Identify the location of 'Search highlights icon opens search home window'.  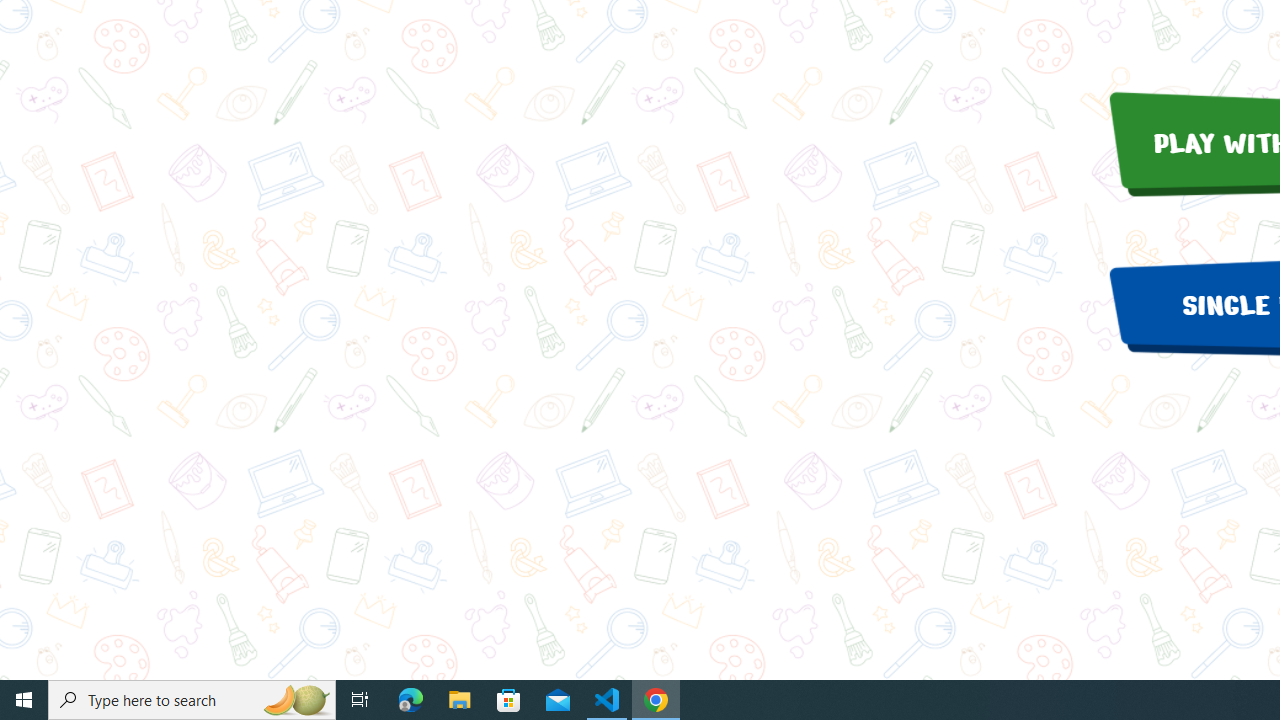
(294, 698).